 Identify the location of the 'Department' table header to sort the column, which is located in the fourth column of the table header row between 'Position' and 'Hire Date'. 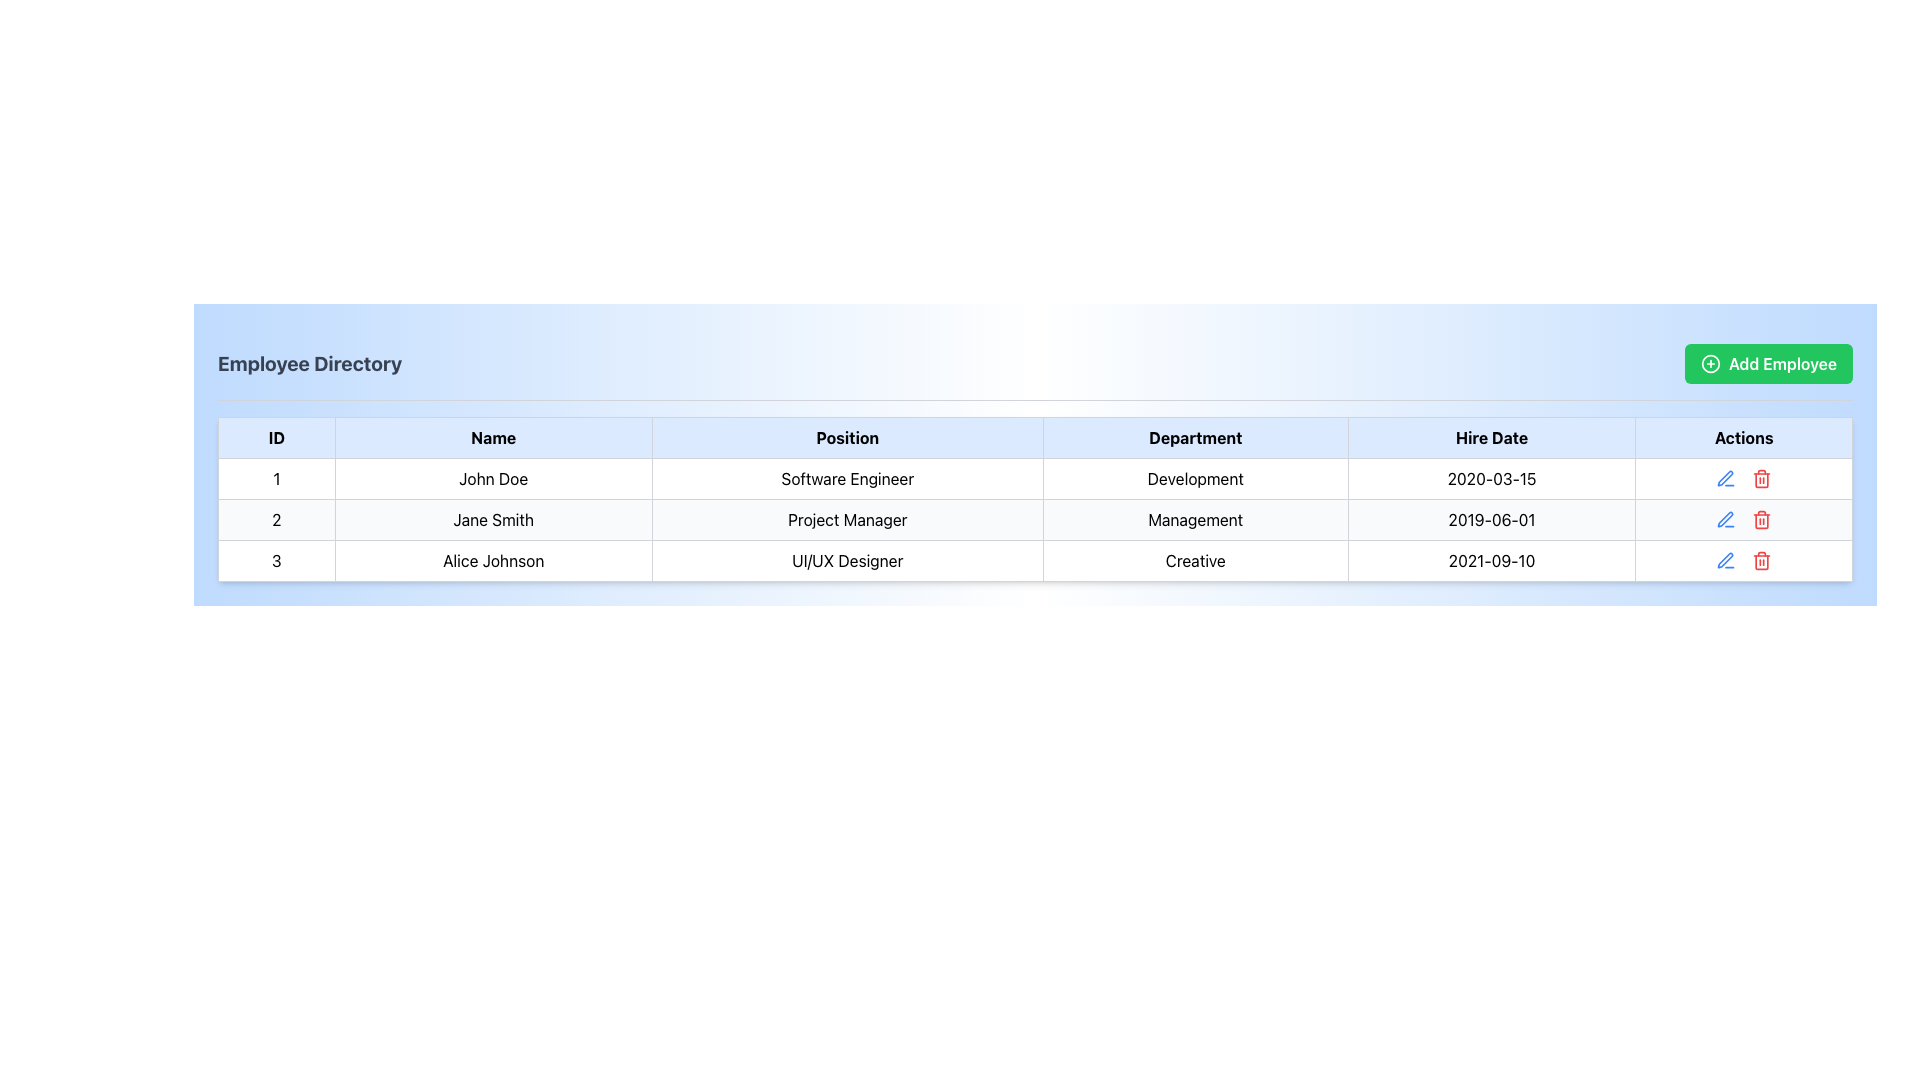
(1195, 437).